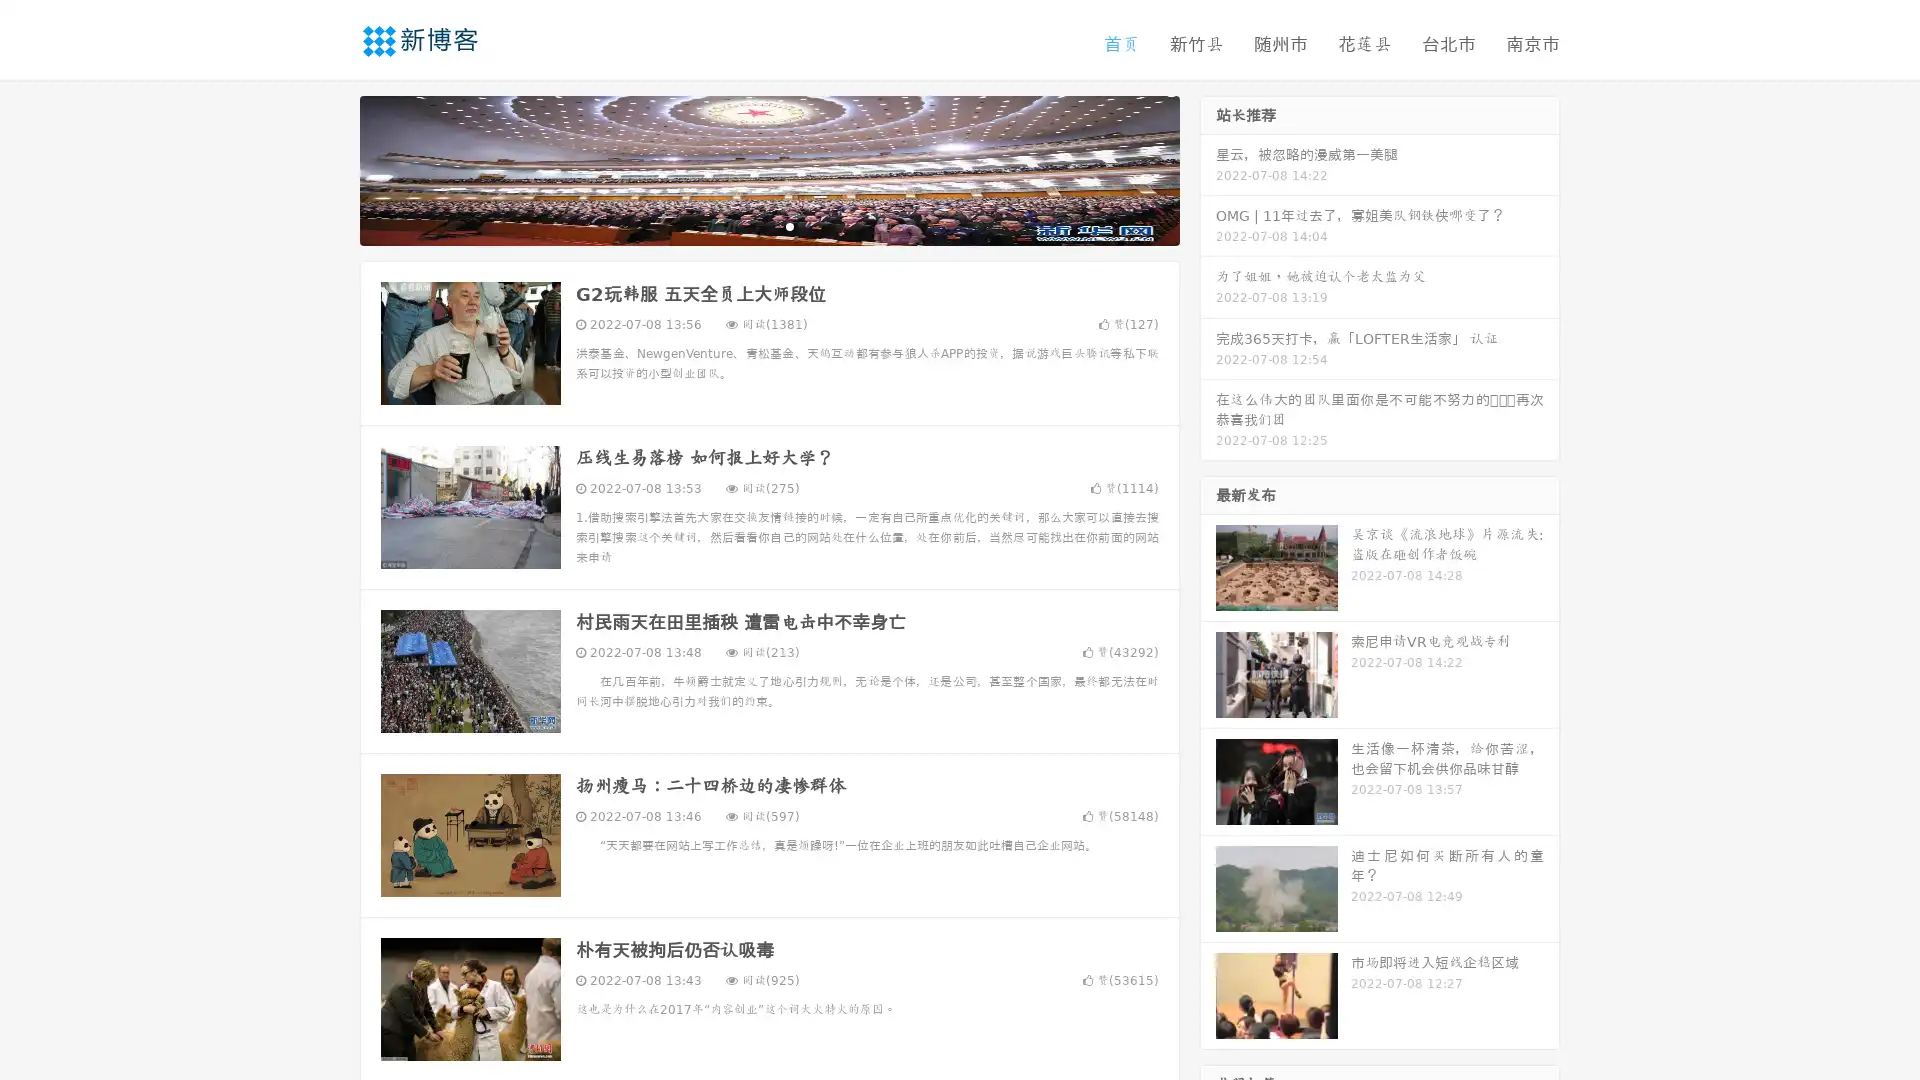  Describe the element at coordinates (768, 225) in the screenshot. I see `Go to slide 2` at that location.